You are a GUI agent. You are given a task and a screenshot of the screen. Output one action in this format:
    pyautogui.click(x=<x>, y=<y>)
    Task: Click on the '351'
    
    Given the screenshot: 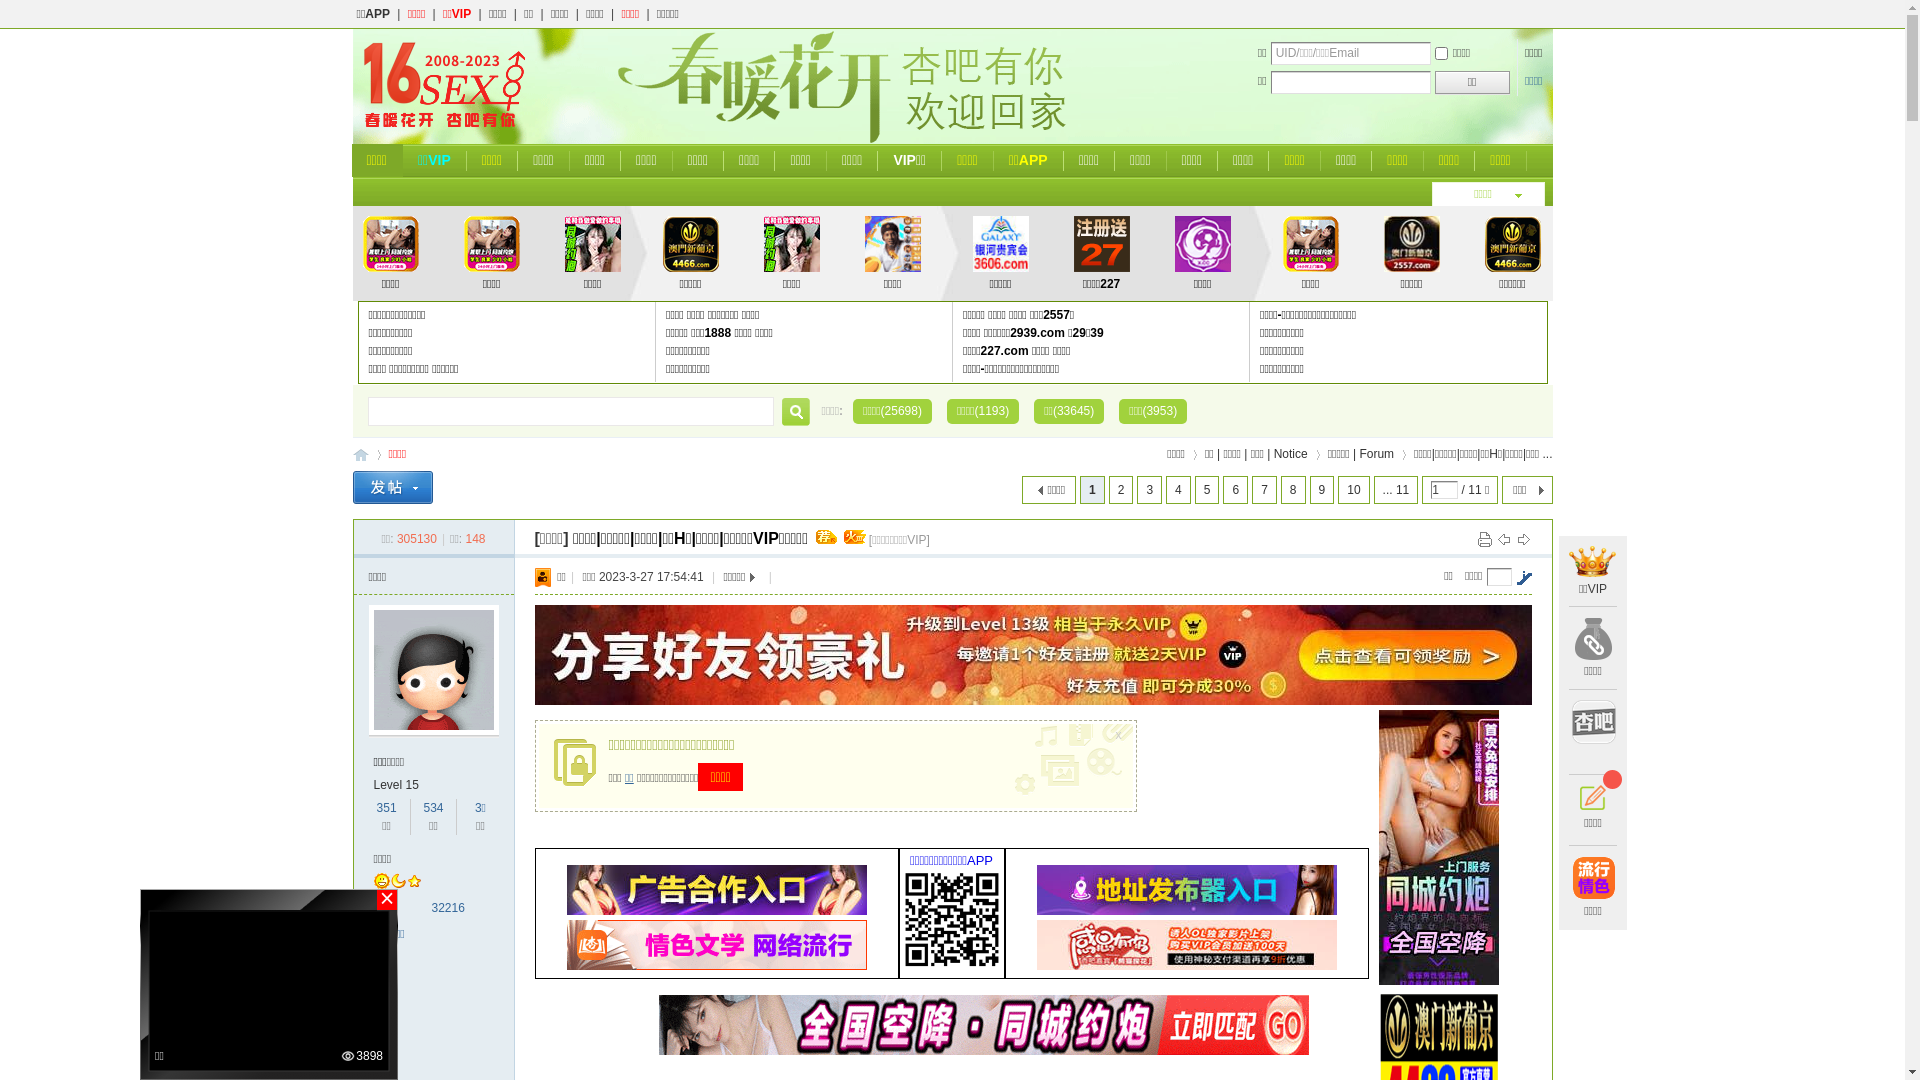 What is the action you would take?
    pyautogui.click(x=387, y=806)
    